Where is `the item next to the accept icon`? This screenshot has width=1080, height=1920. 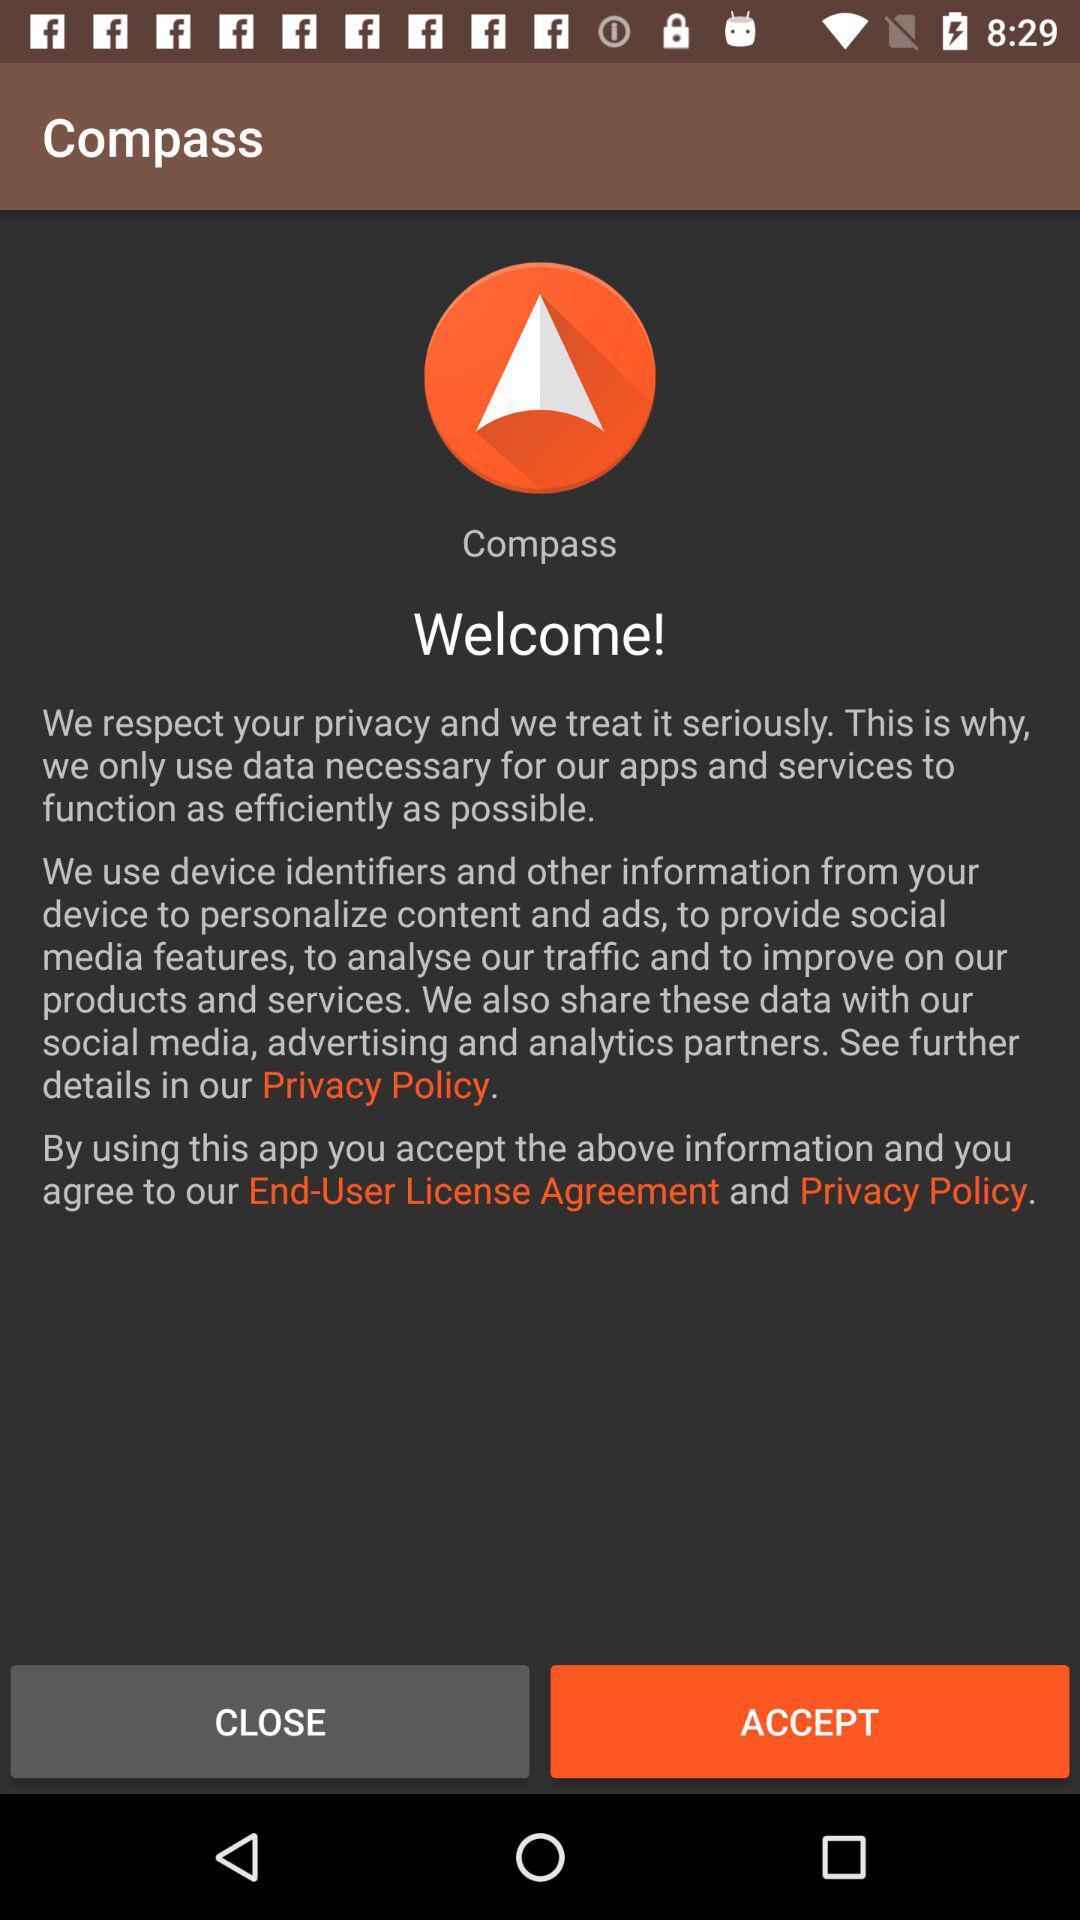 the item next to the accept icon is located at coordinates (270, 1720).